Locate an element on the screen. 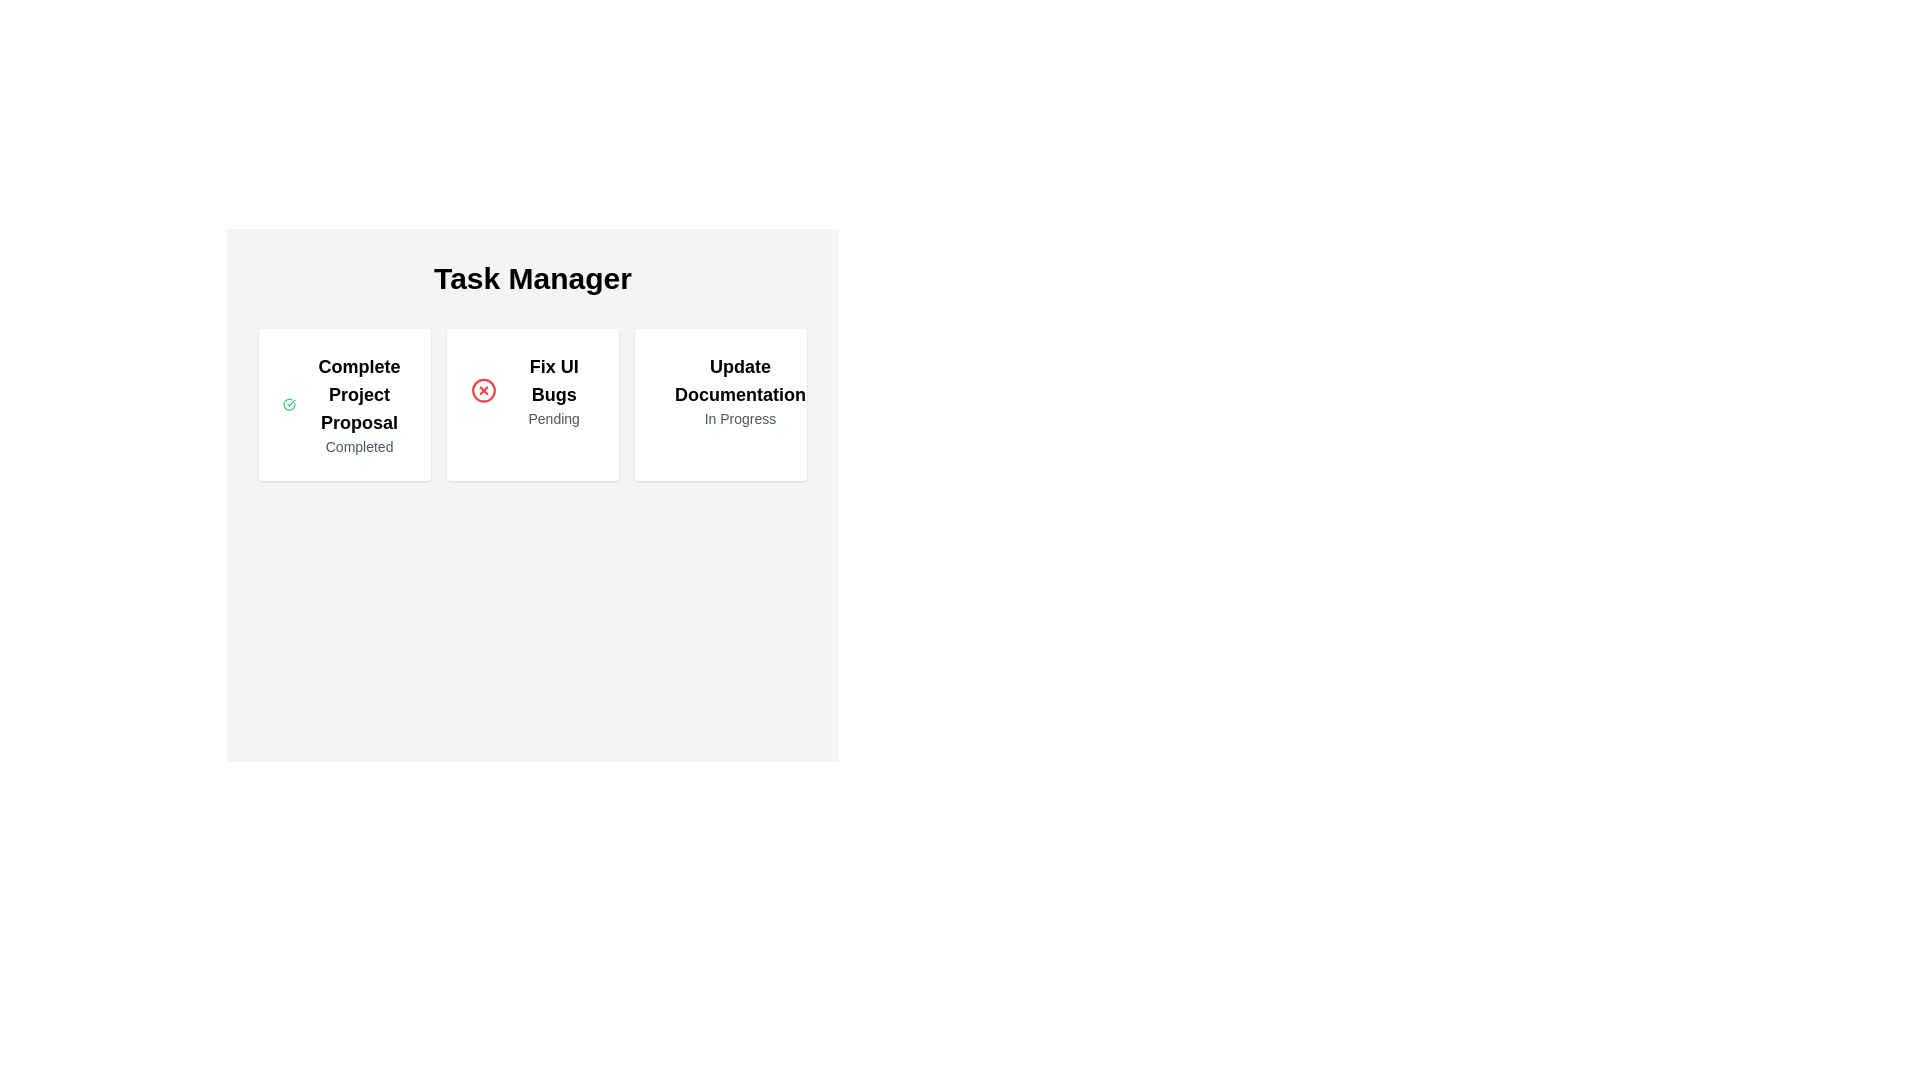  the status indicator text label located at the bottom section of the 'Update Documentation' card, which provides information about the progress state of the associated task is located at coordinates (739, 418).